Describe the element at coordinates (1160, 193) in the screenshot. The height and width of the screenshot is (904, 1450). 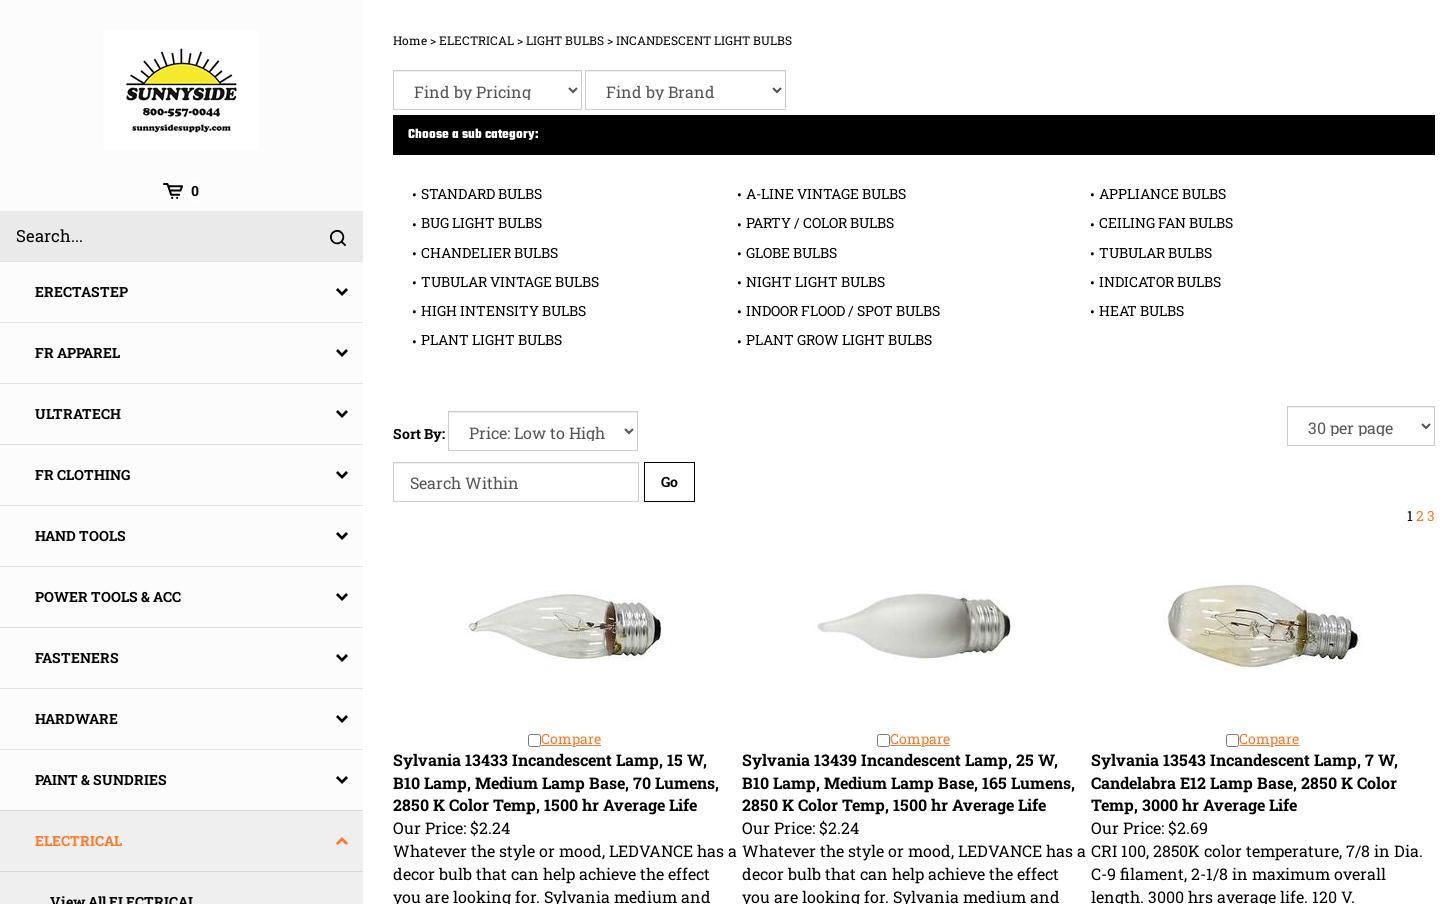
I see `'APPLIANCE BULBS'` at that location.